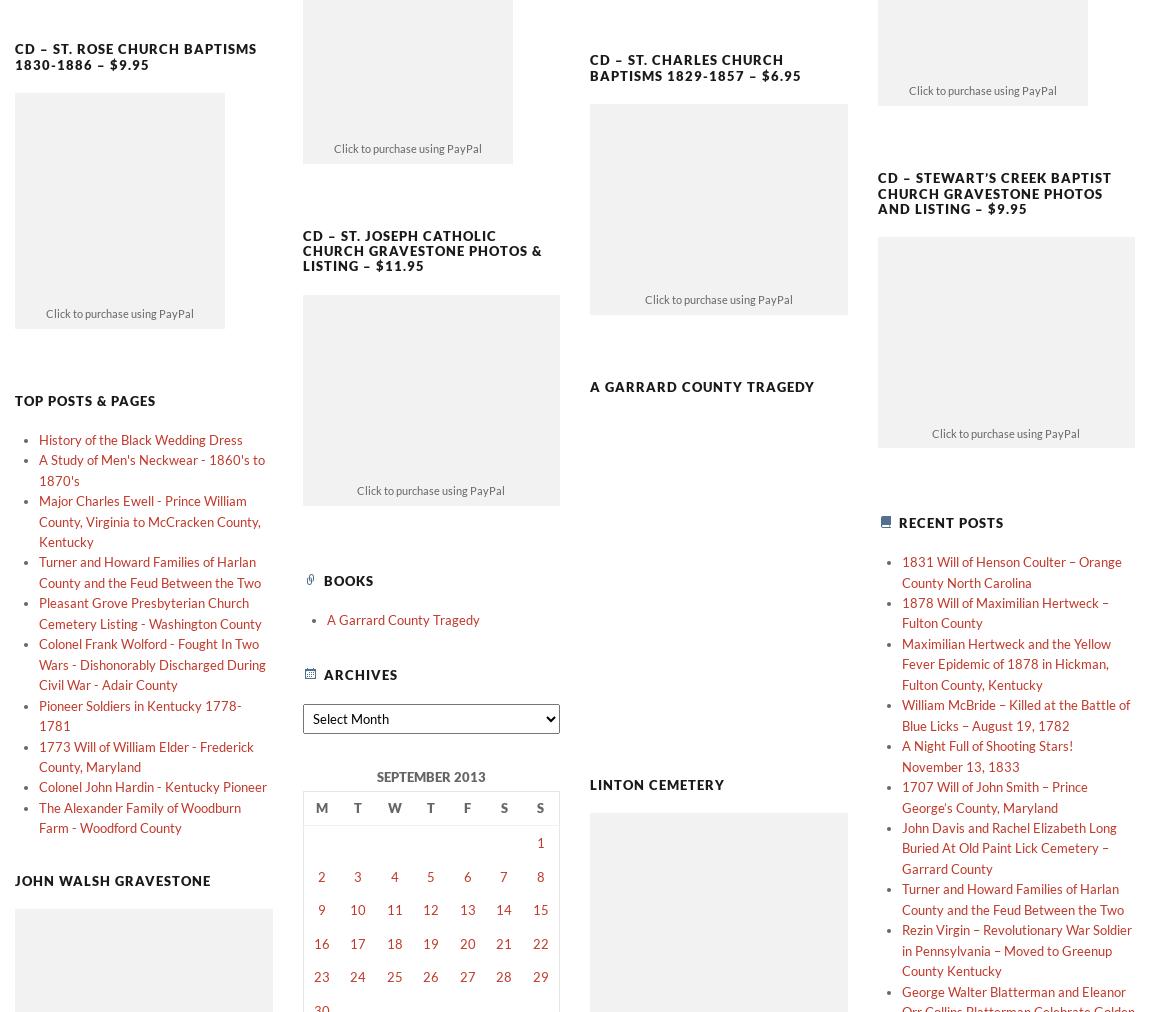 The width and height of the screenshot is (1150, 1012). What do you see at coordinates (431, 841) in the screenshot?
I see `'5'` at bounding box center [431, 841].